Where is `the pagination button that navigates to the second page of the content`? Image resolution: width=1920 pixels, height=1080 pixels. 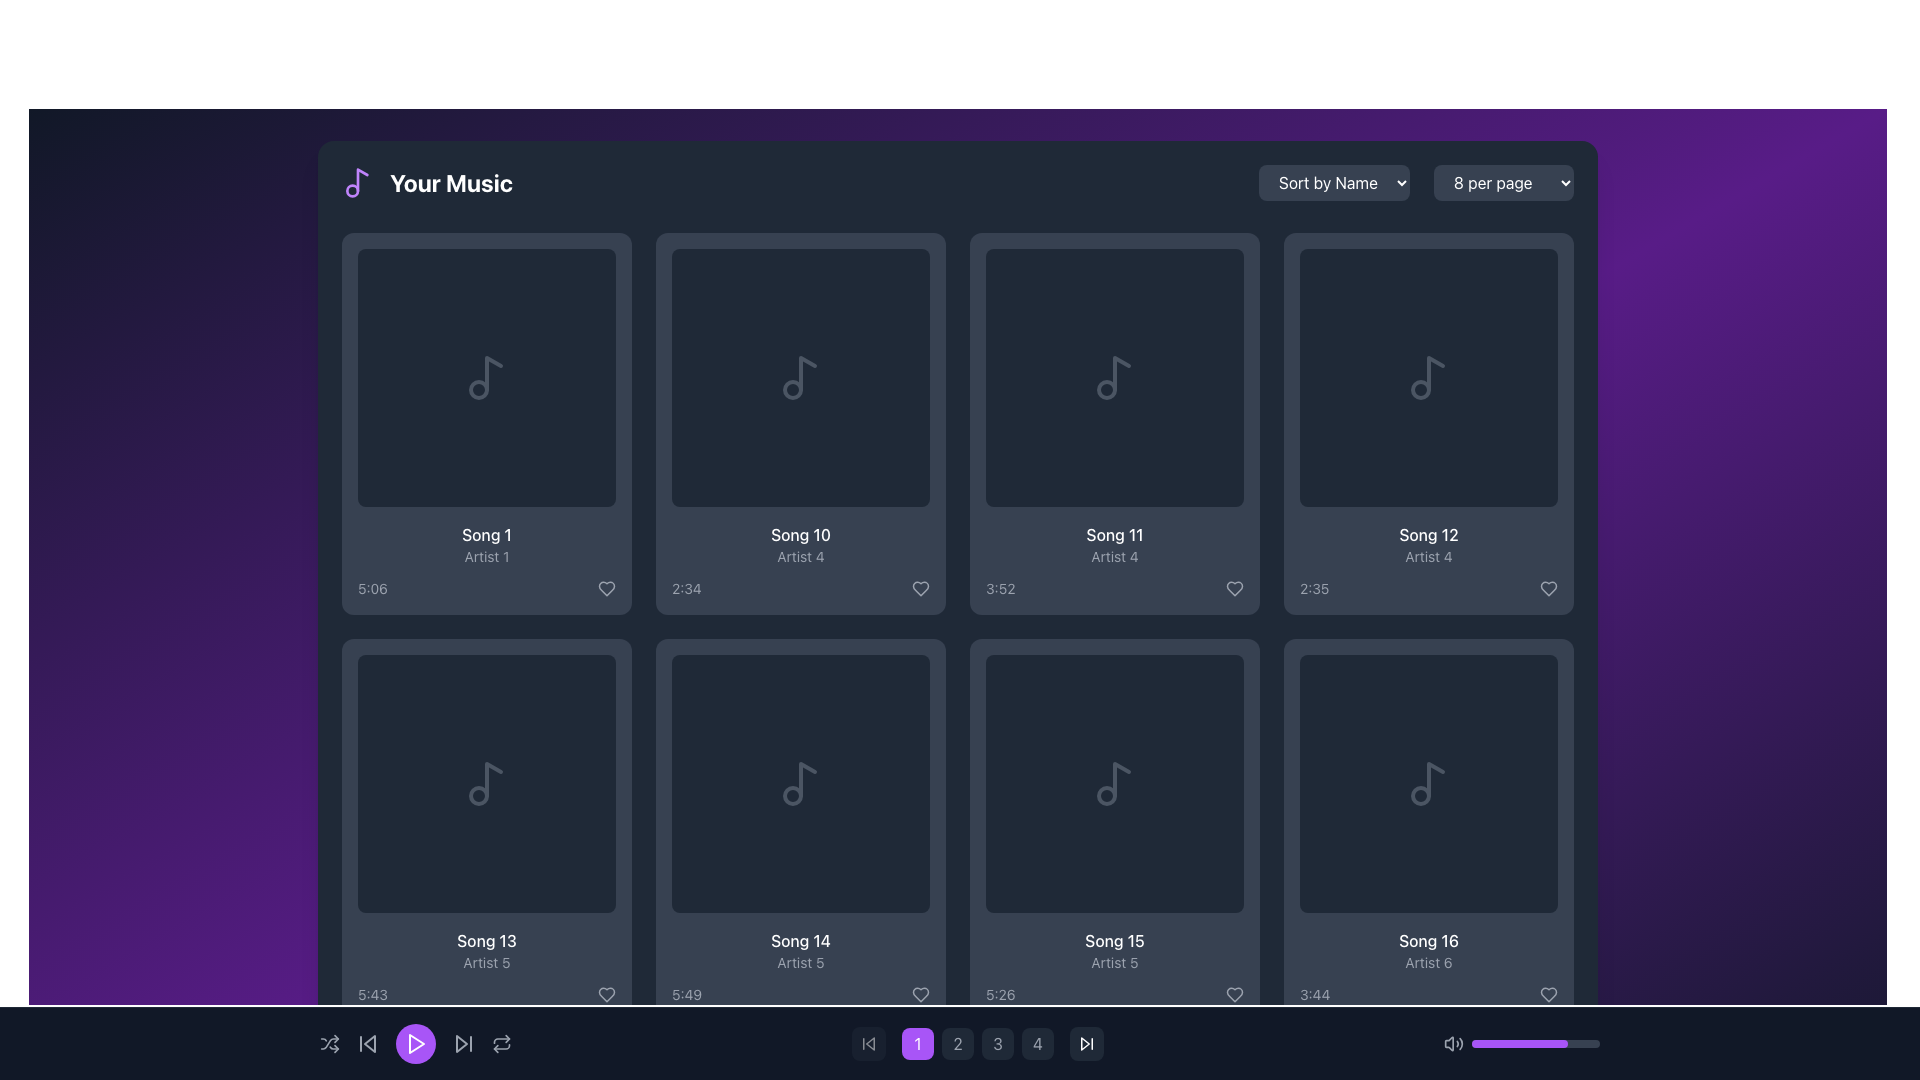
the pagination button that navigates to the second page of the content is located at coordinates (960, 1043).